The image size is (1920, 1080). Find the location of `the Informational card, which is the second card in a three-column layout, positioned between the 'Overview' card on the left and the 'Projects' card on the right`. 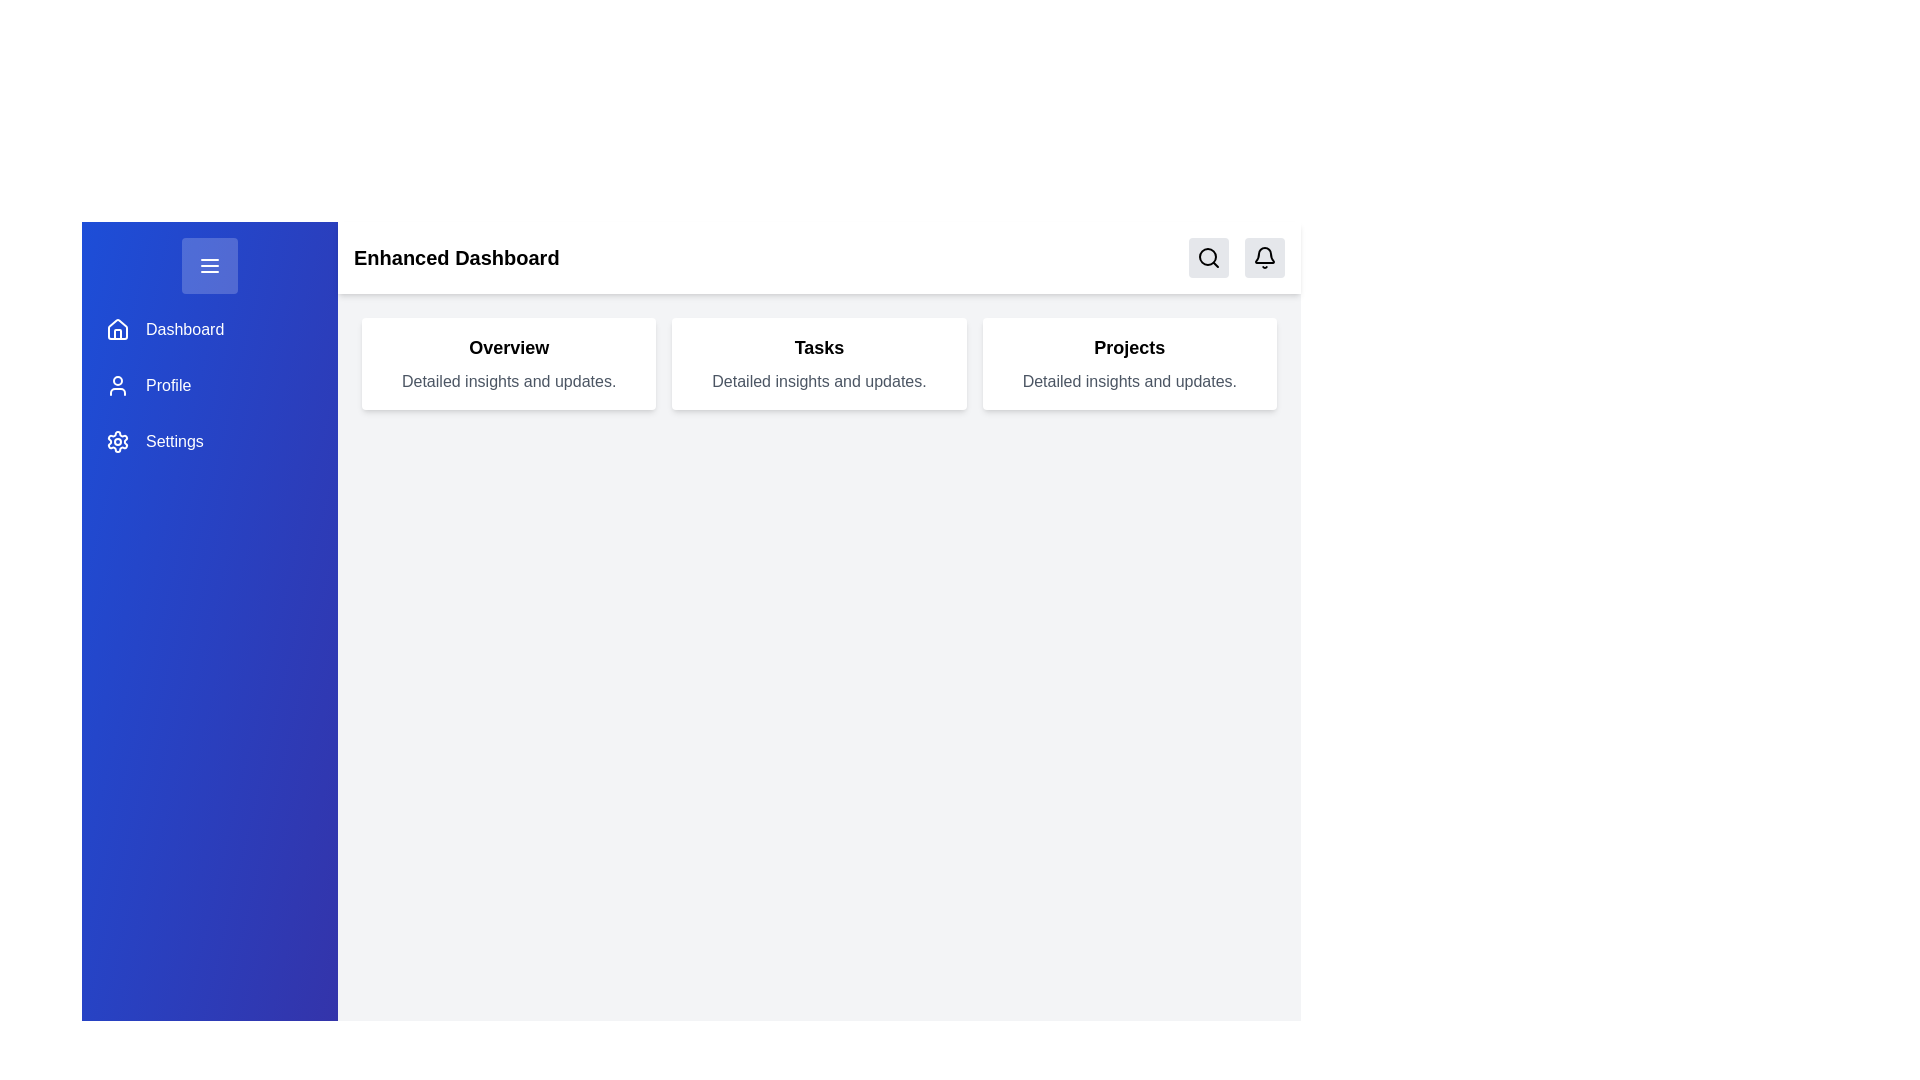

the Informational card, which is the second card in a three-column layout, positioned between the 'Overview' card on the left and the 'Projects' card on the right is located at coordinates (819, 363).